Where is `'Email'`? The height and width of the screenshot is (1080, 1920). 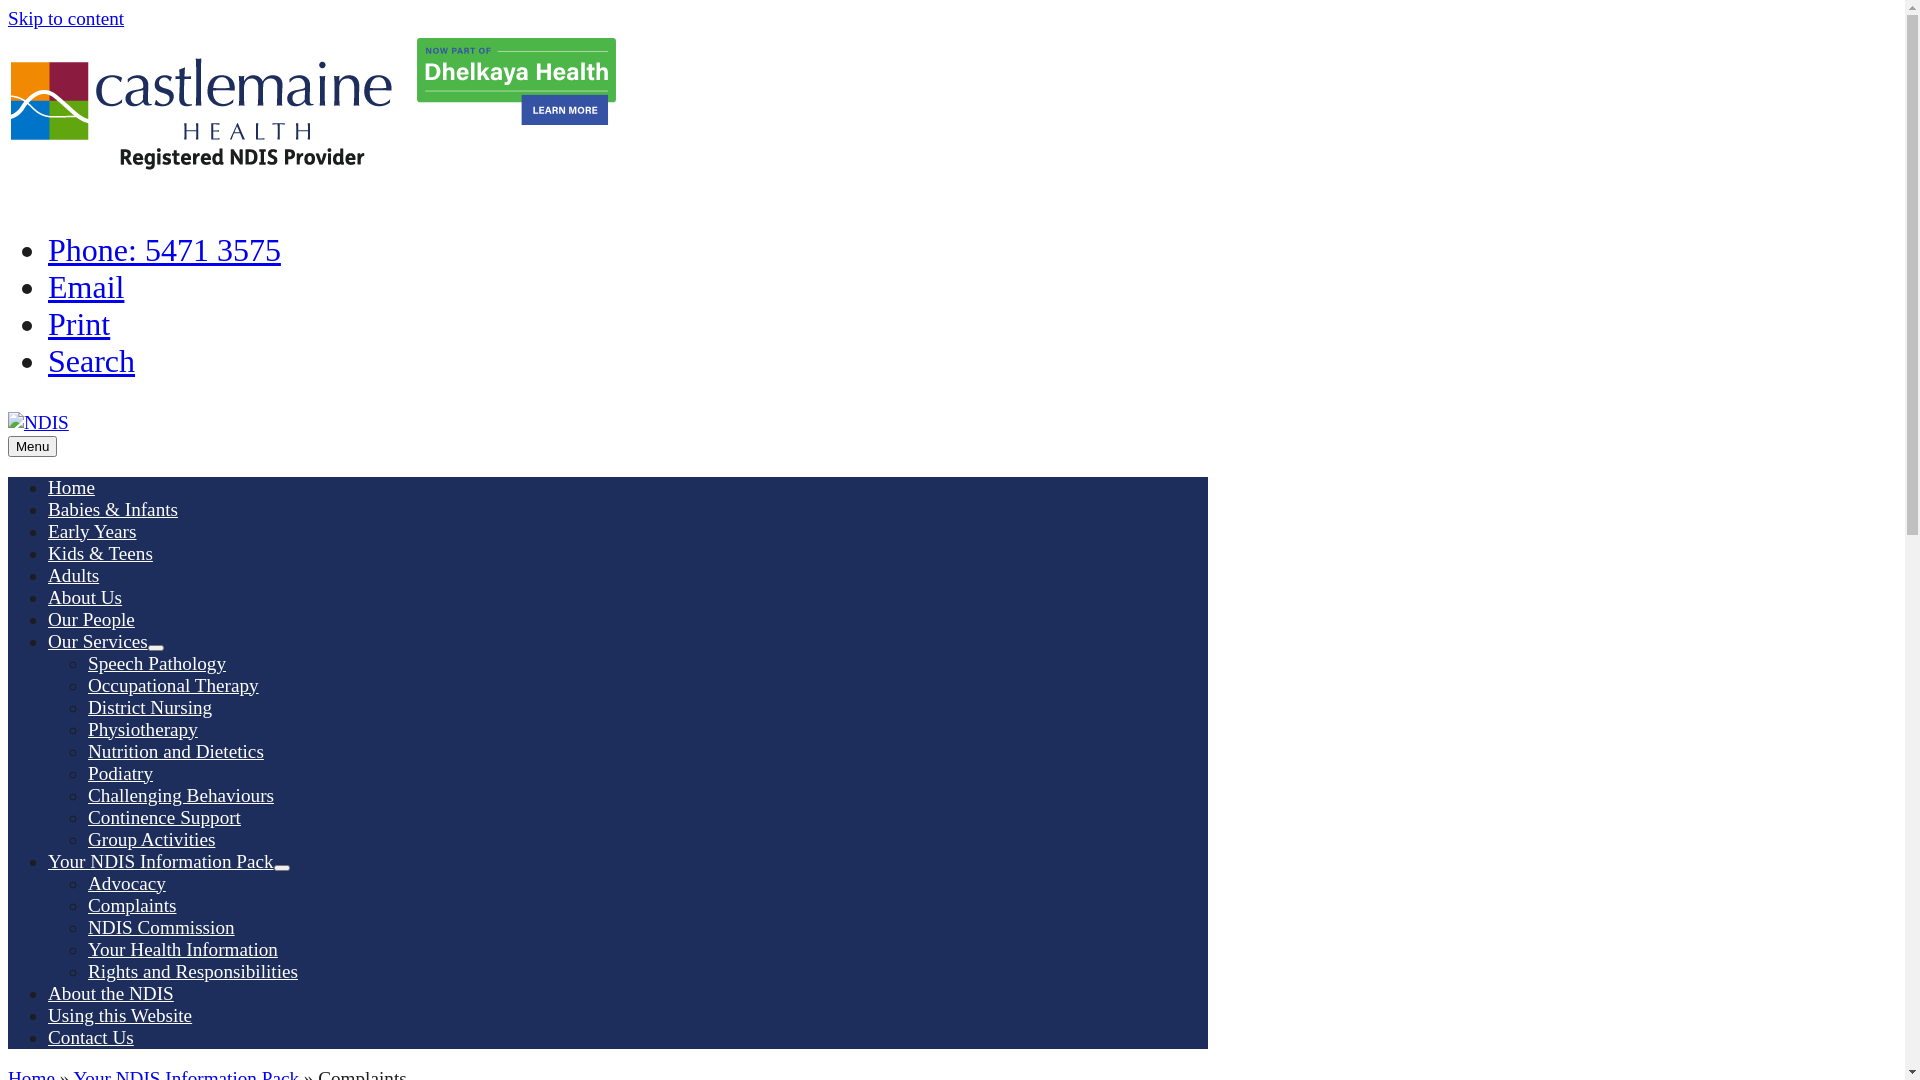
'Email' is located at coordinates (85, 286).